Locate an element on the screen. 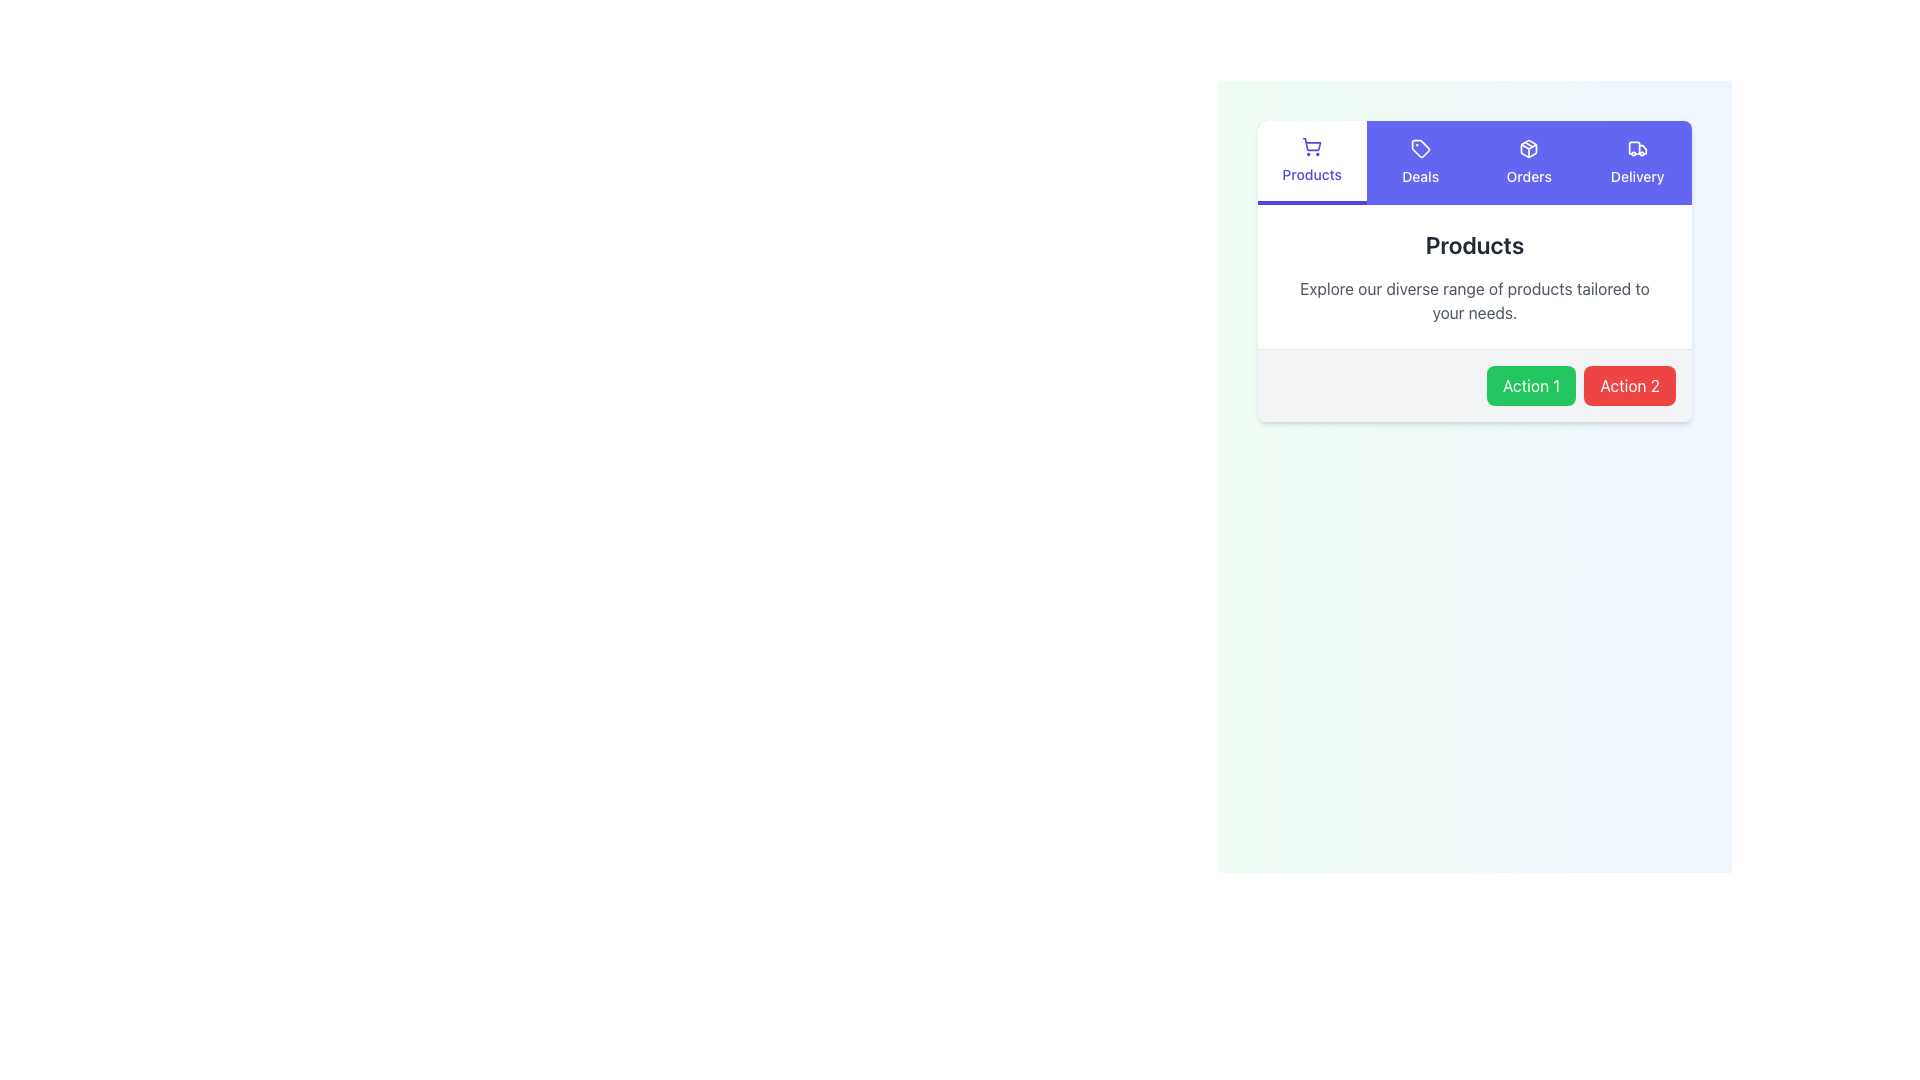 This screenshot has width=1920, height=1080. the fourth navigation button in the top-right navigation bar is located at coordinates (1637, 161).